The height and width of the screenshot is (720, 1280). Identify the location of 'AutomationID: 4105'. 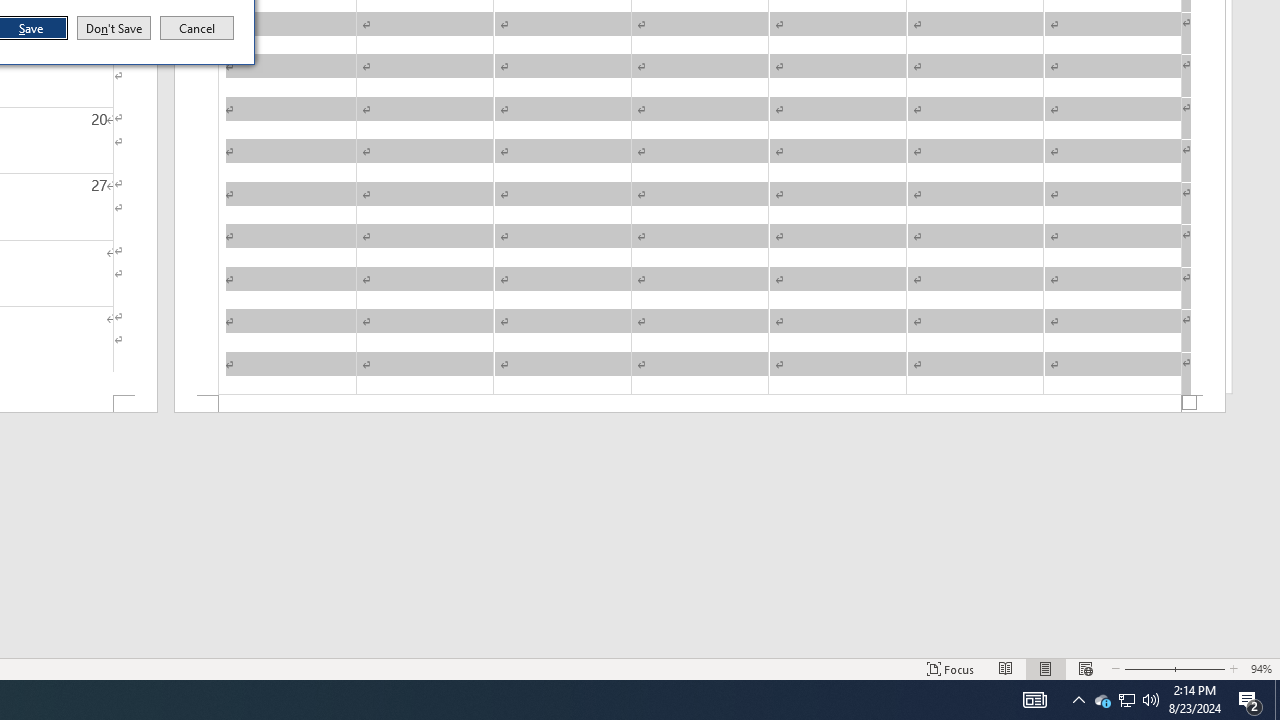
(1034, 698).